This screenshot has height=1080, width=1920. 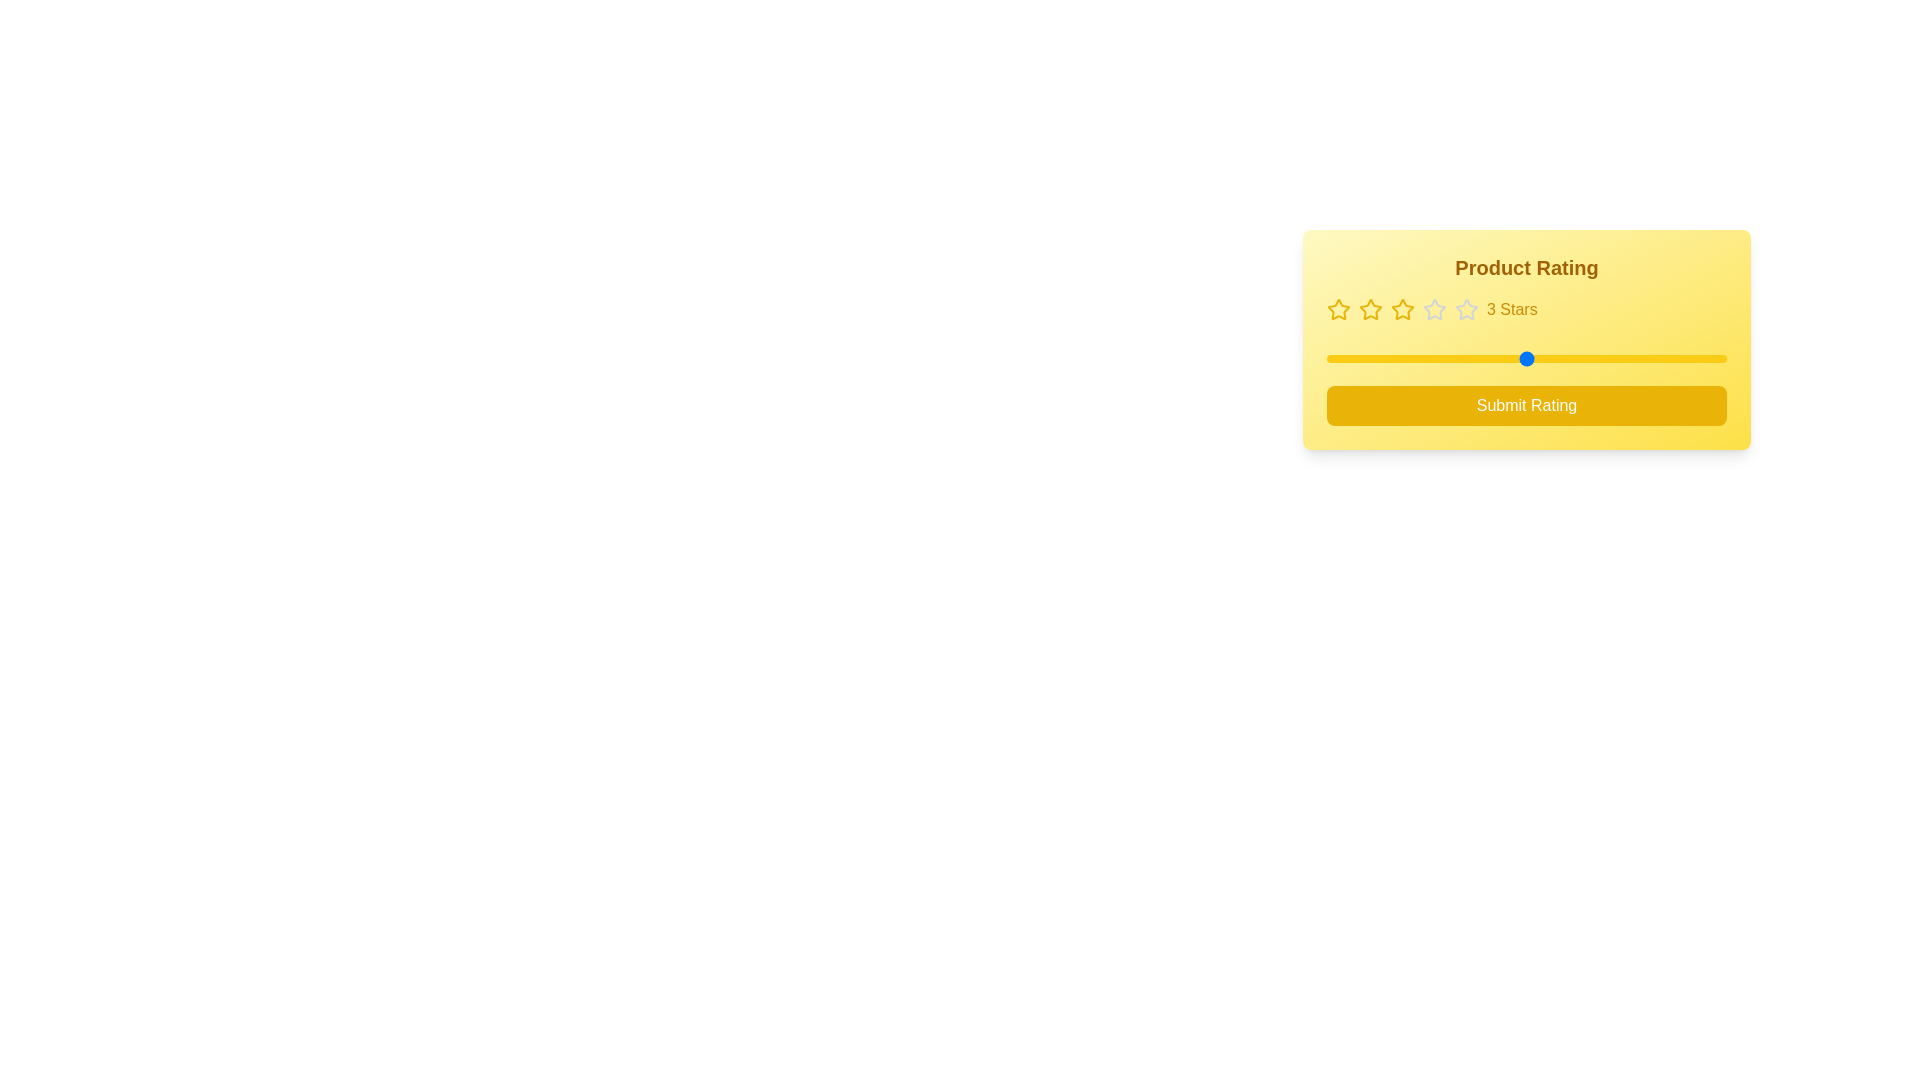 I want to click on the Static Label Text, which serves as the title for the rating section positioned above the interactive rating stars, so click(x=1525, y=266).